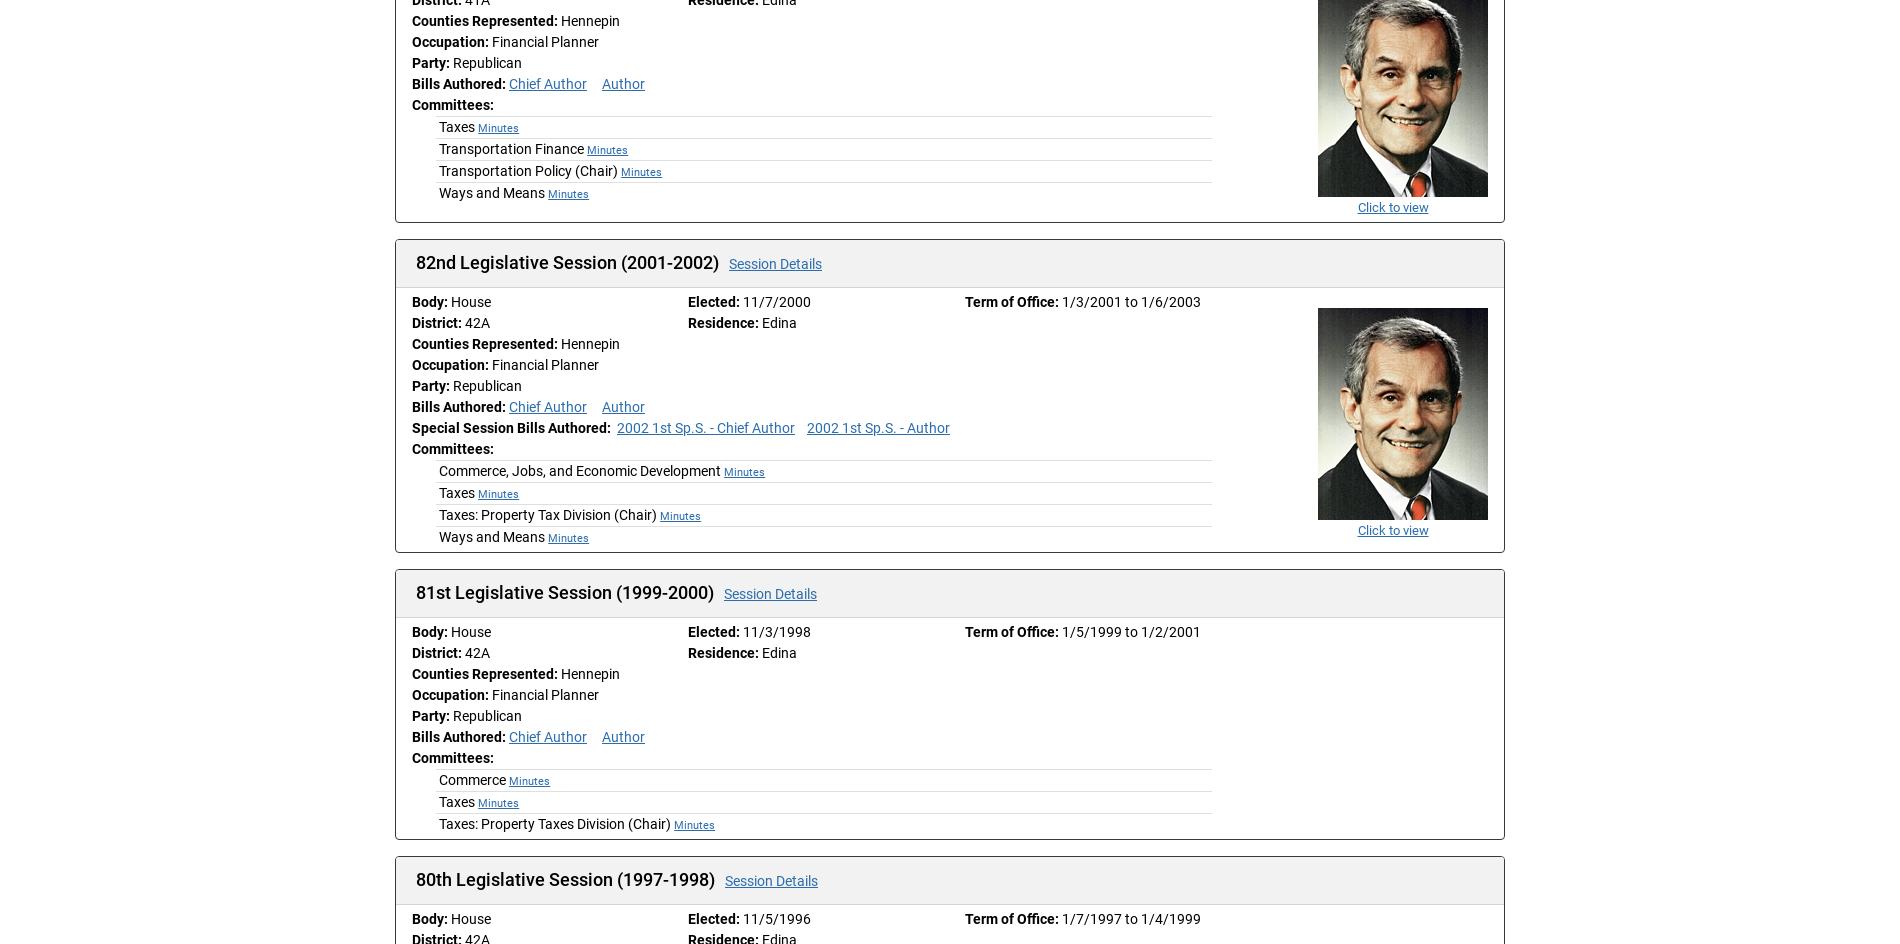 This screenshot has width=1900, height=944. I want to click on '1/3/2001 to 1/6/2003', so click(1130, 300).